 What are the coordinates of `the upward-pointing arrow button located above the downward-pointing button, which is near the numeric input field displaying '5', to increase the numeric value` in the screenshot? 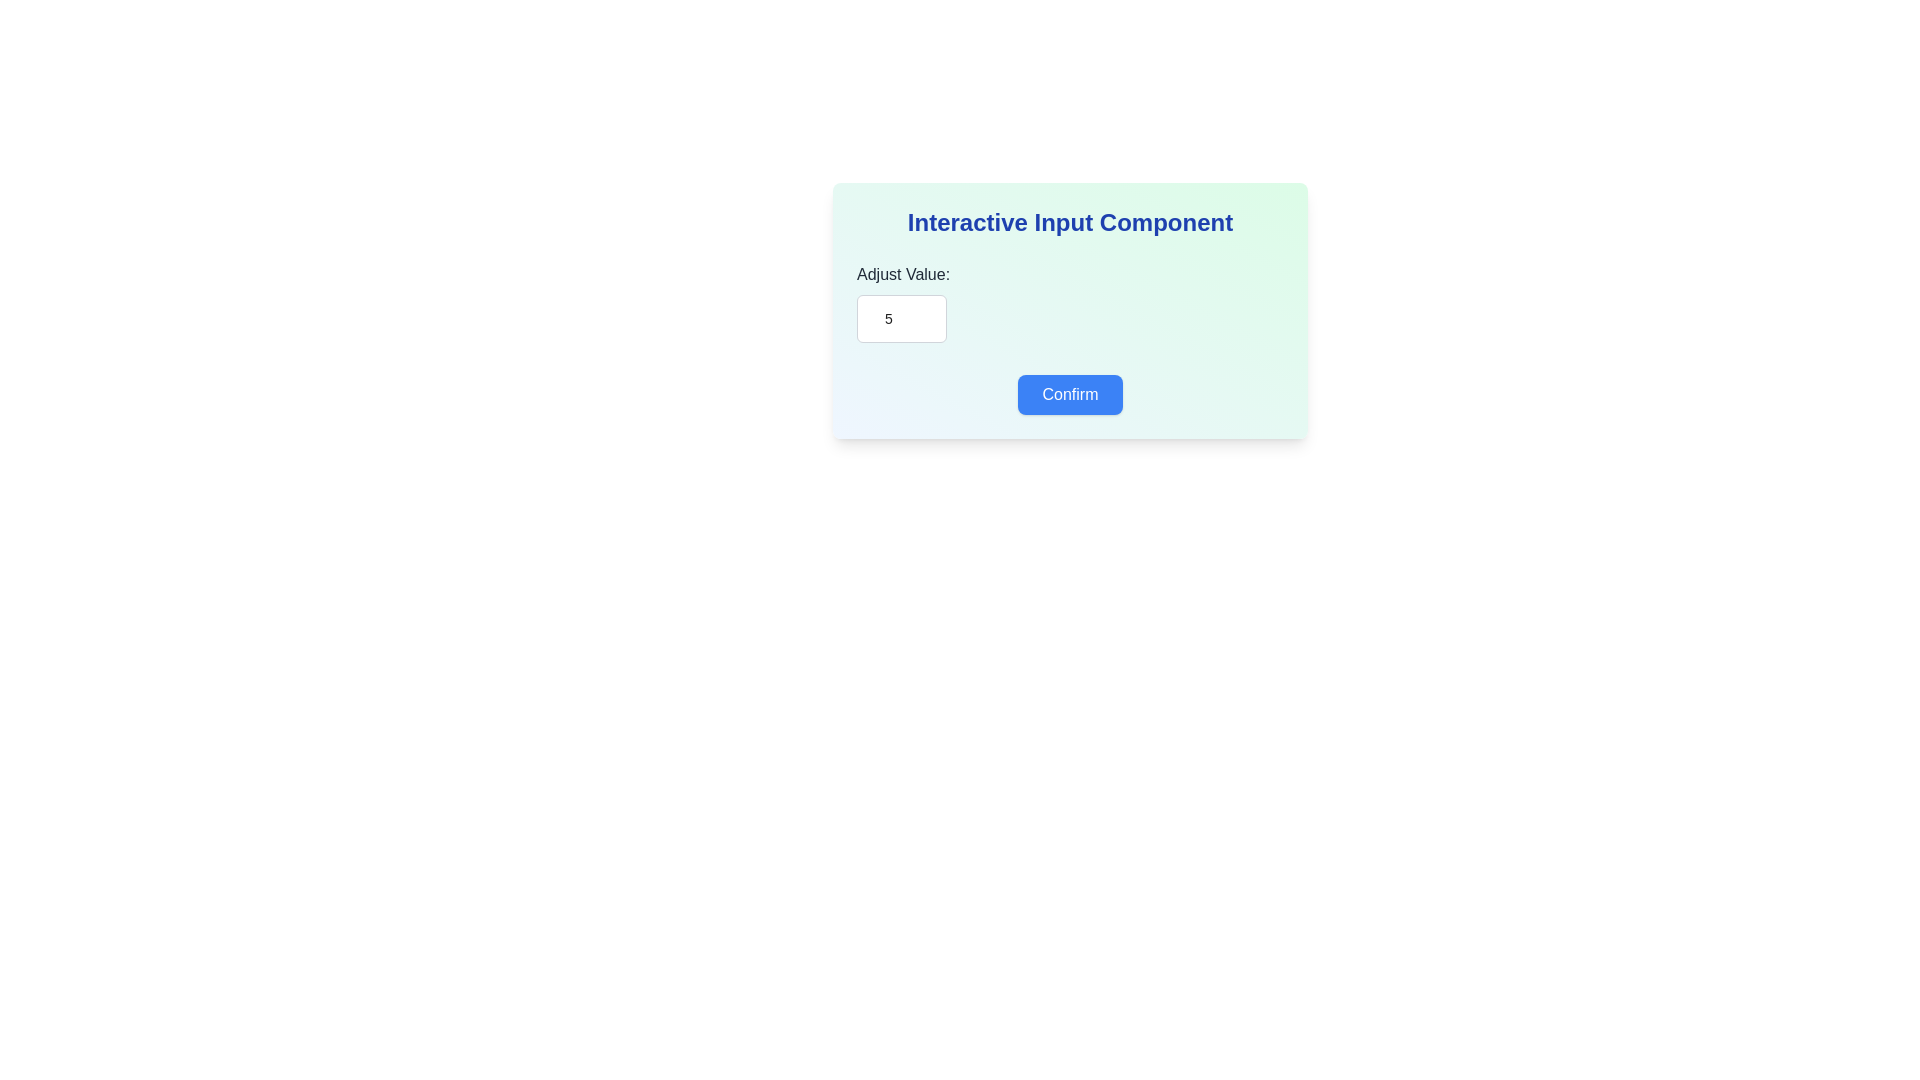 It's located at (945, 307).